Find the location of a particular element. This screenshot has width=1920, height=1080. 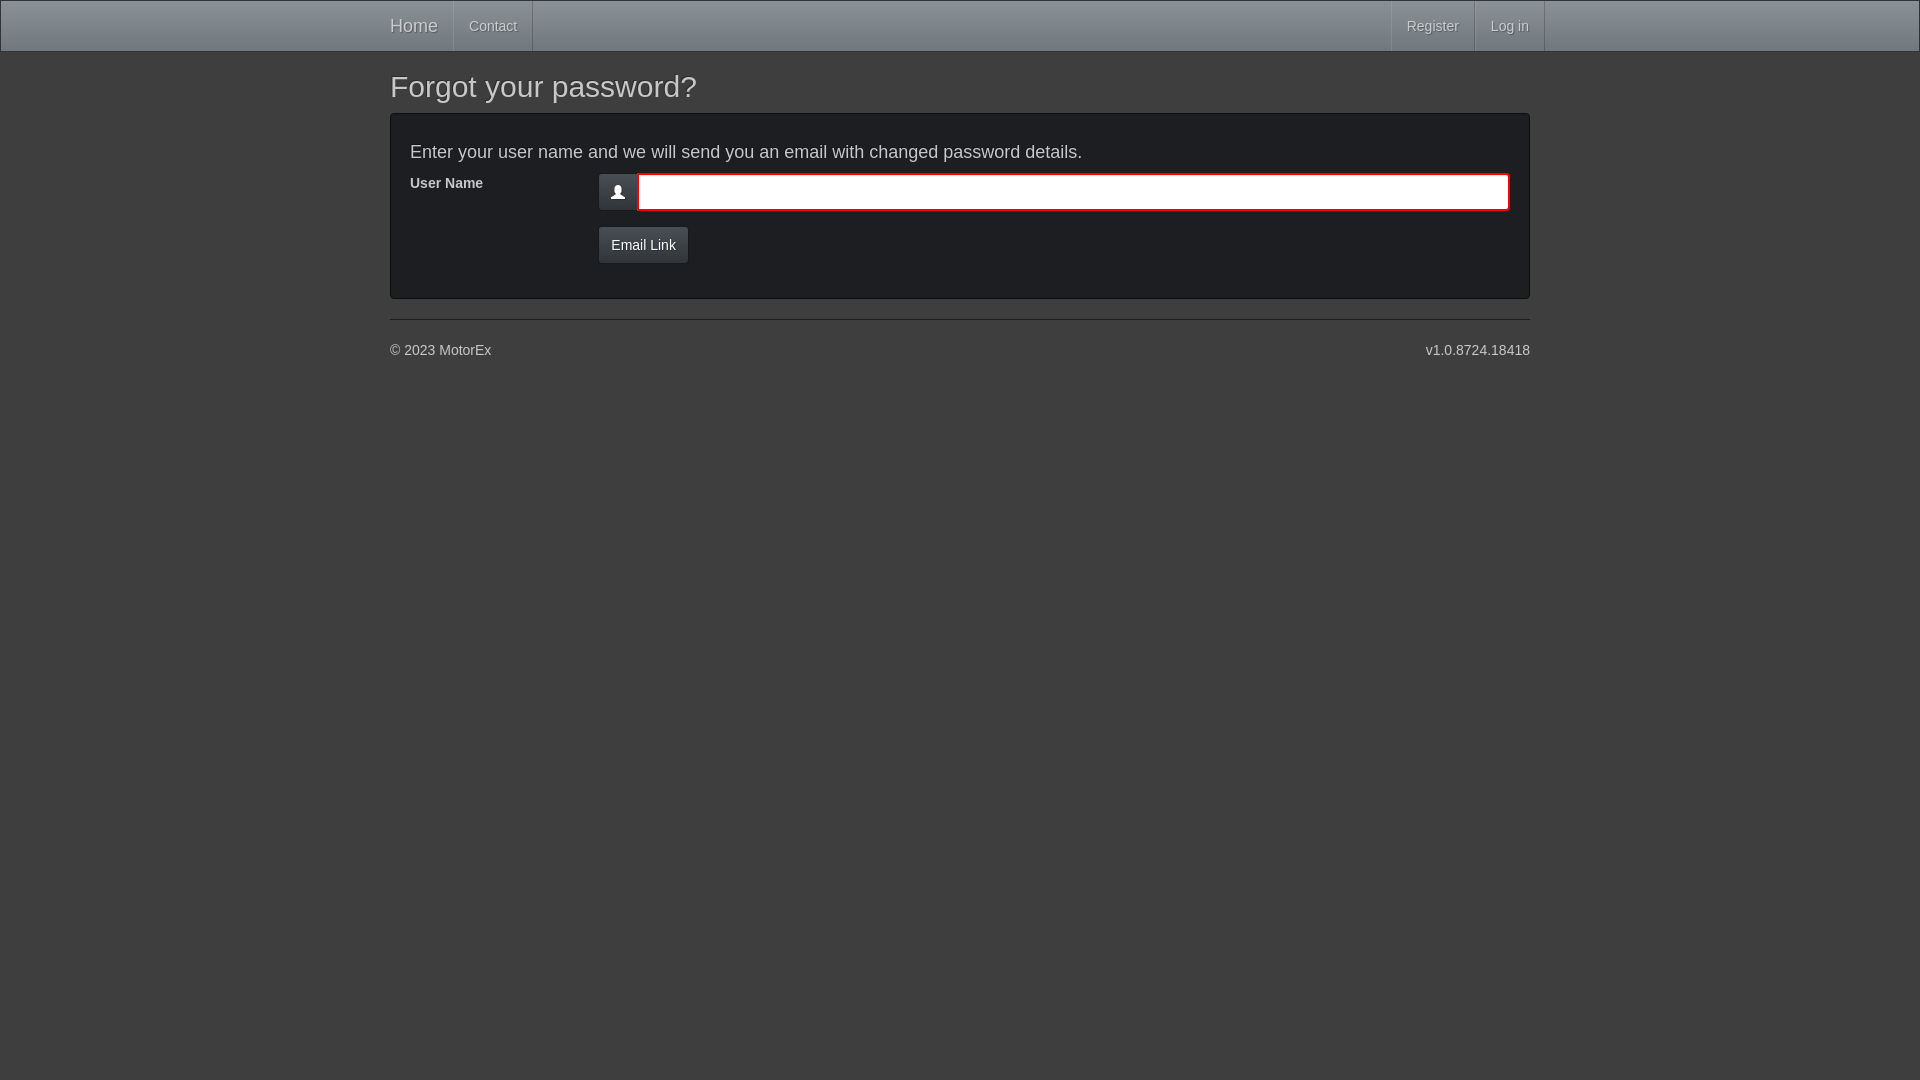

'Log in' is located at coordinates (1510, 26).